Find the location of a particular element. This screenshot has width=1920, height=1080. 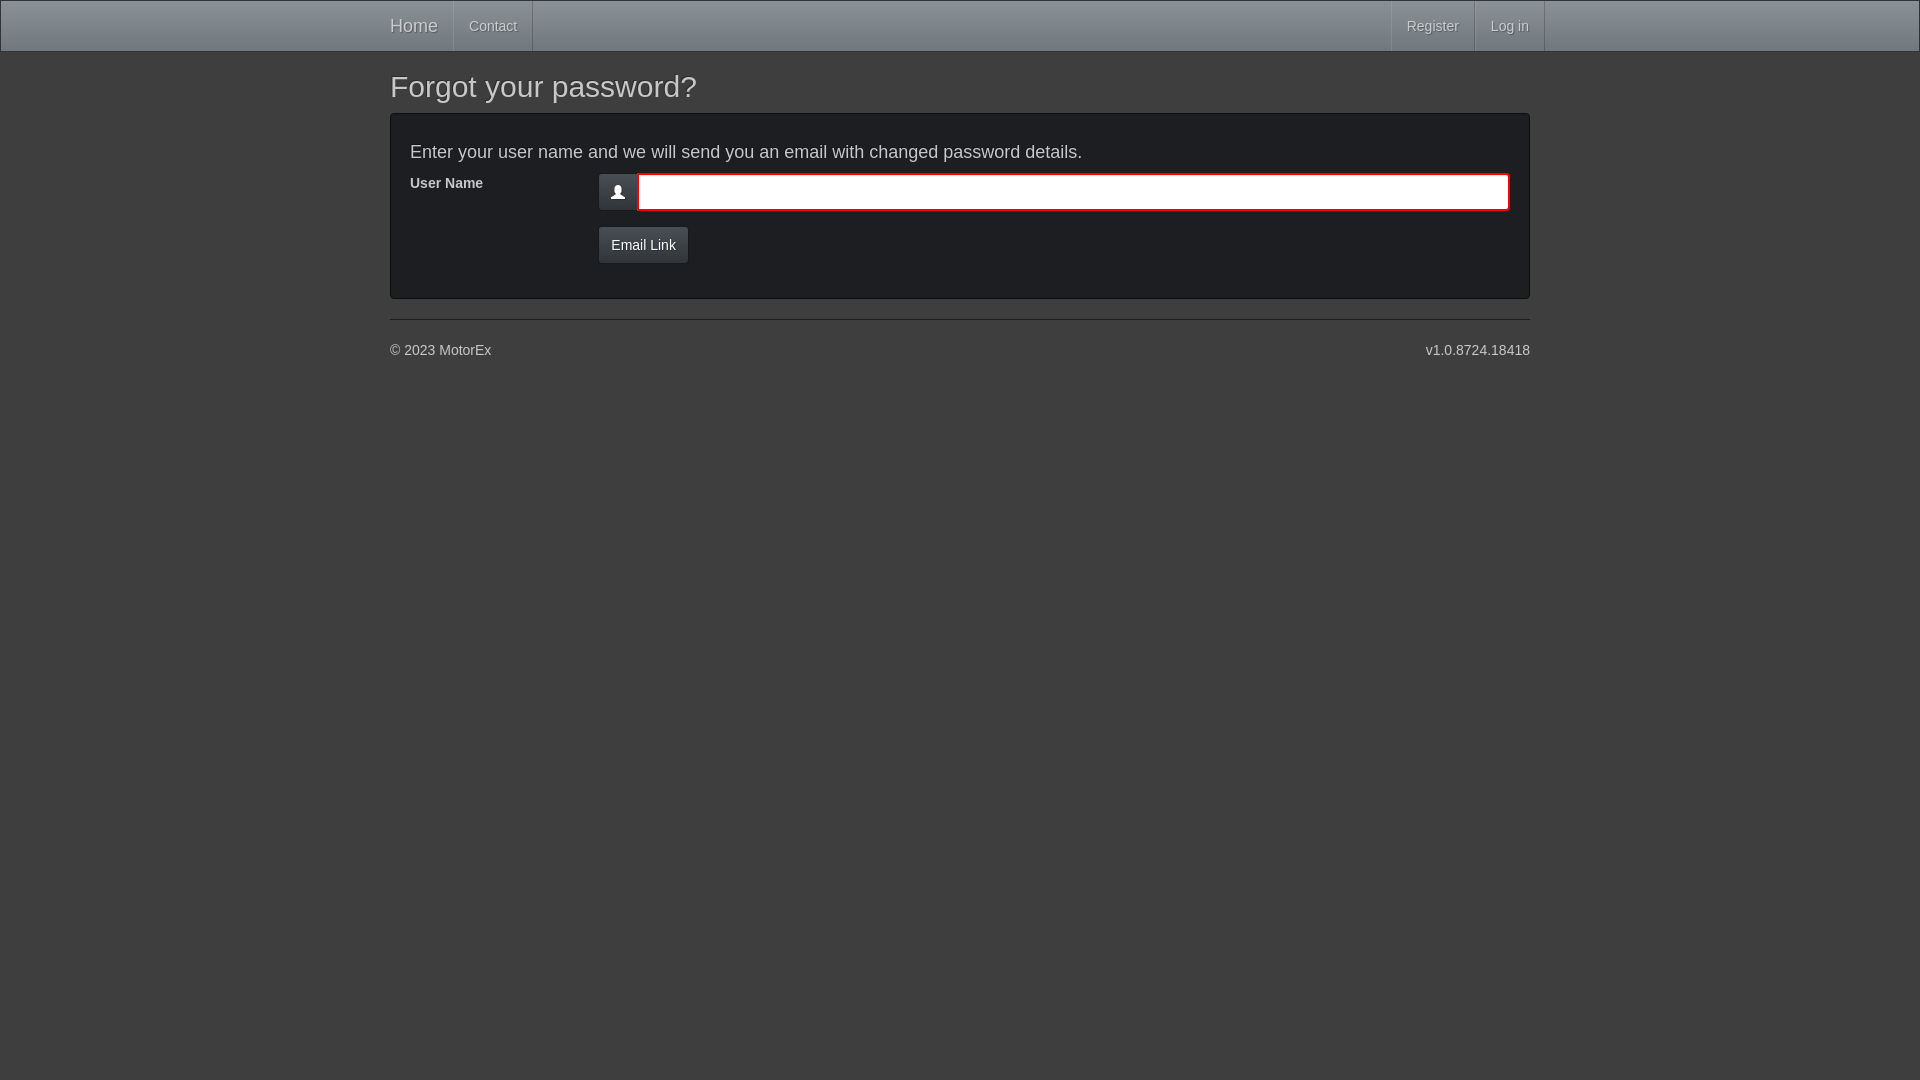

'Log in' is located at coordinates (1510, 26).